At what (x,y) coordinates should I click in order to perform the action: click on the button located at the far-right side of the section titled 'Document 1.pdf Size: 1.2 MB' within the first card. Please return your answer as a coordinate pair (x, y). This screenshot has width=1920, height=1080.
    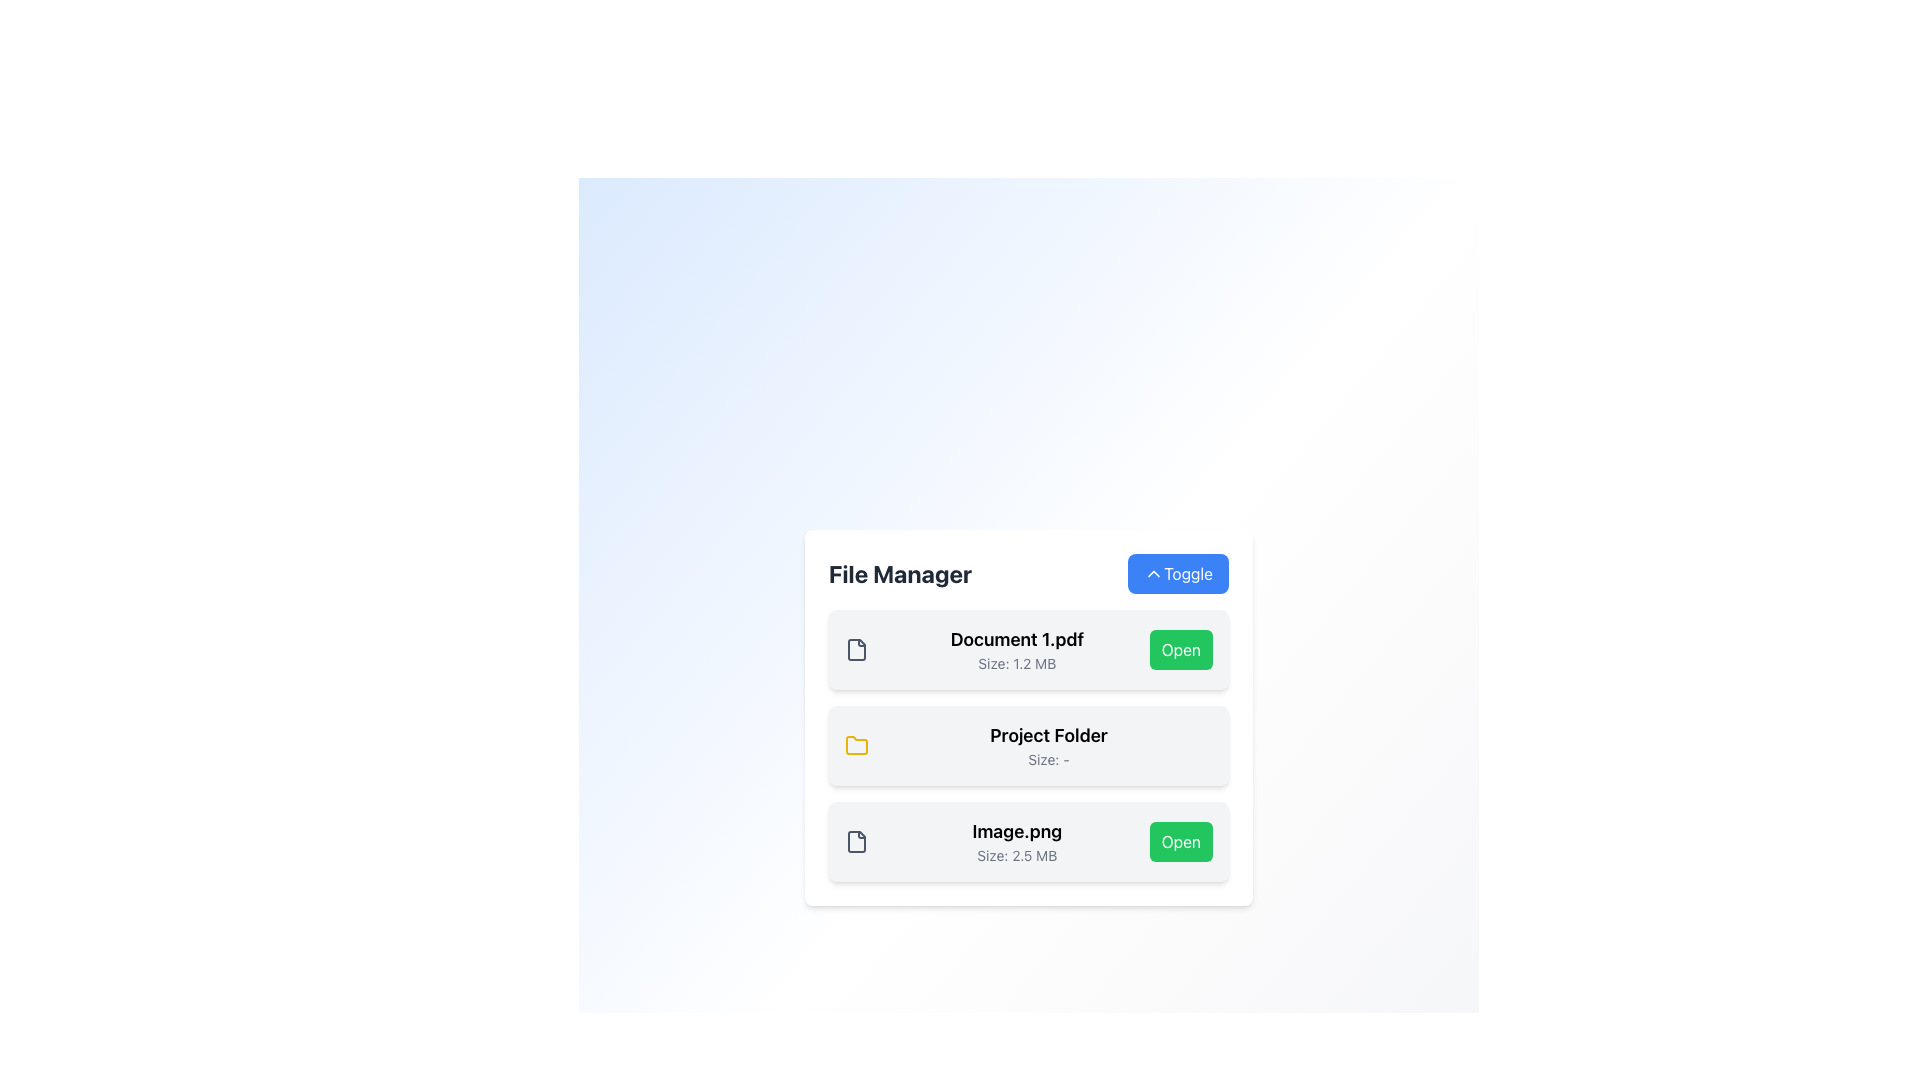
    Looking at the image, I should click on (1180, 650).